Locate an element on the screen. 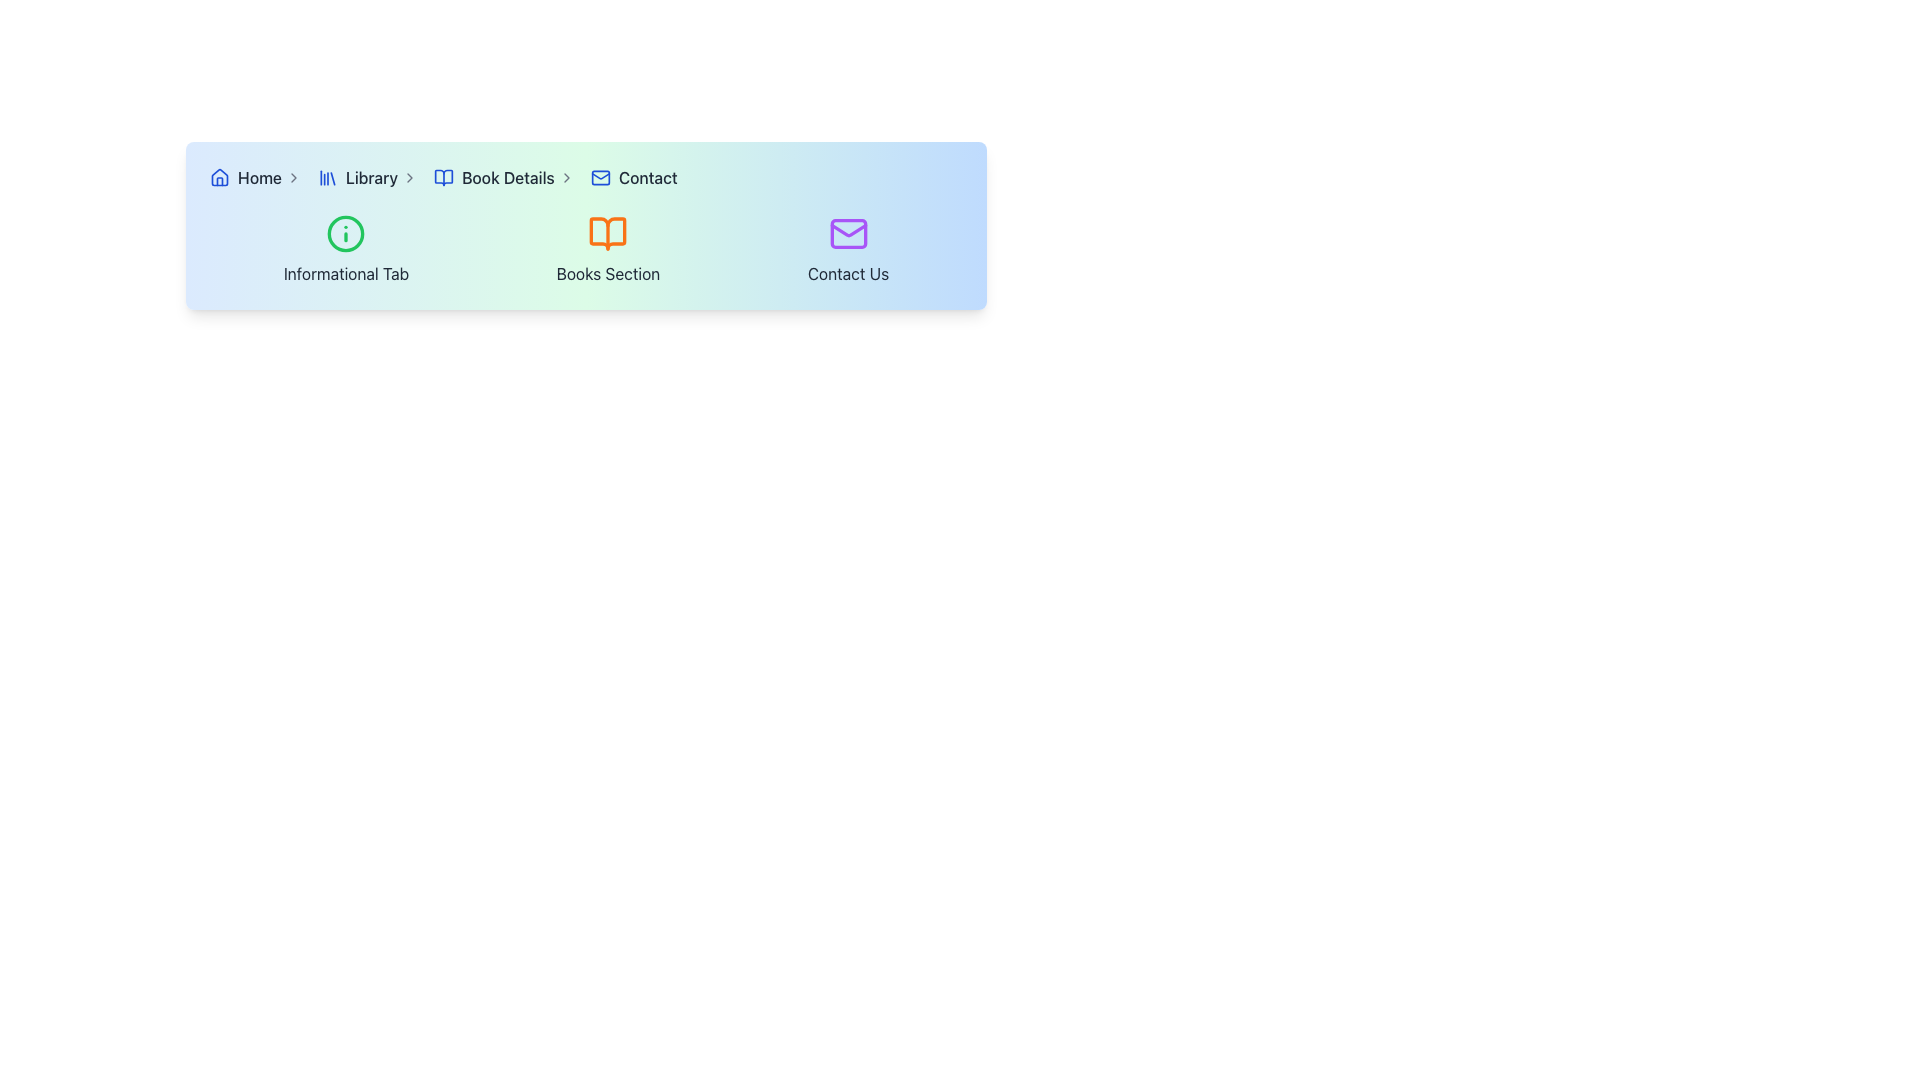  the navigation option labeled 'Books Section', which features an orange open book icon and is positioned in the middle of a row of three navigation items is located at coordinates (607, 249).